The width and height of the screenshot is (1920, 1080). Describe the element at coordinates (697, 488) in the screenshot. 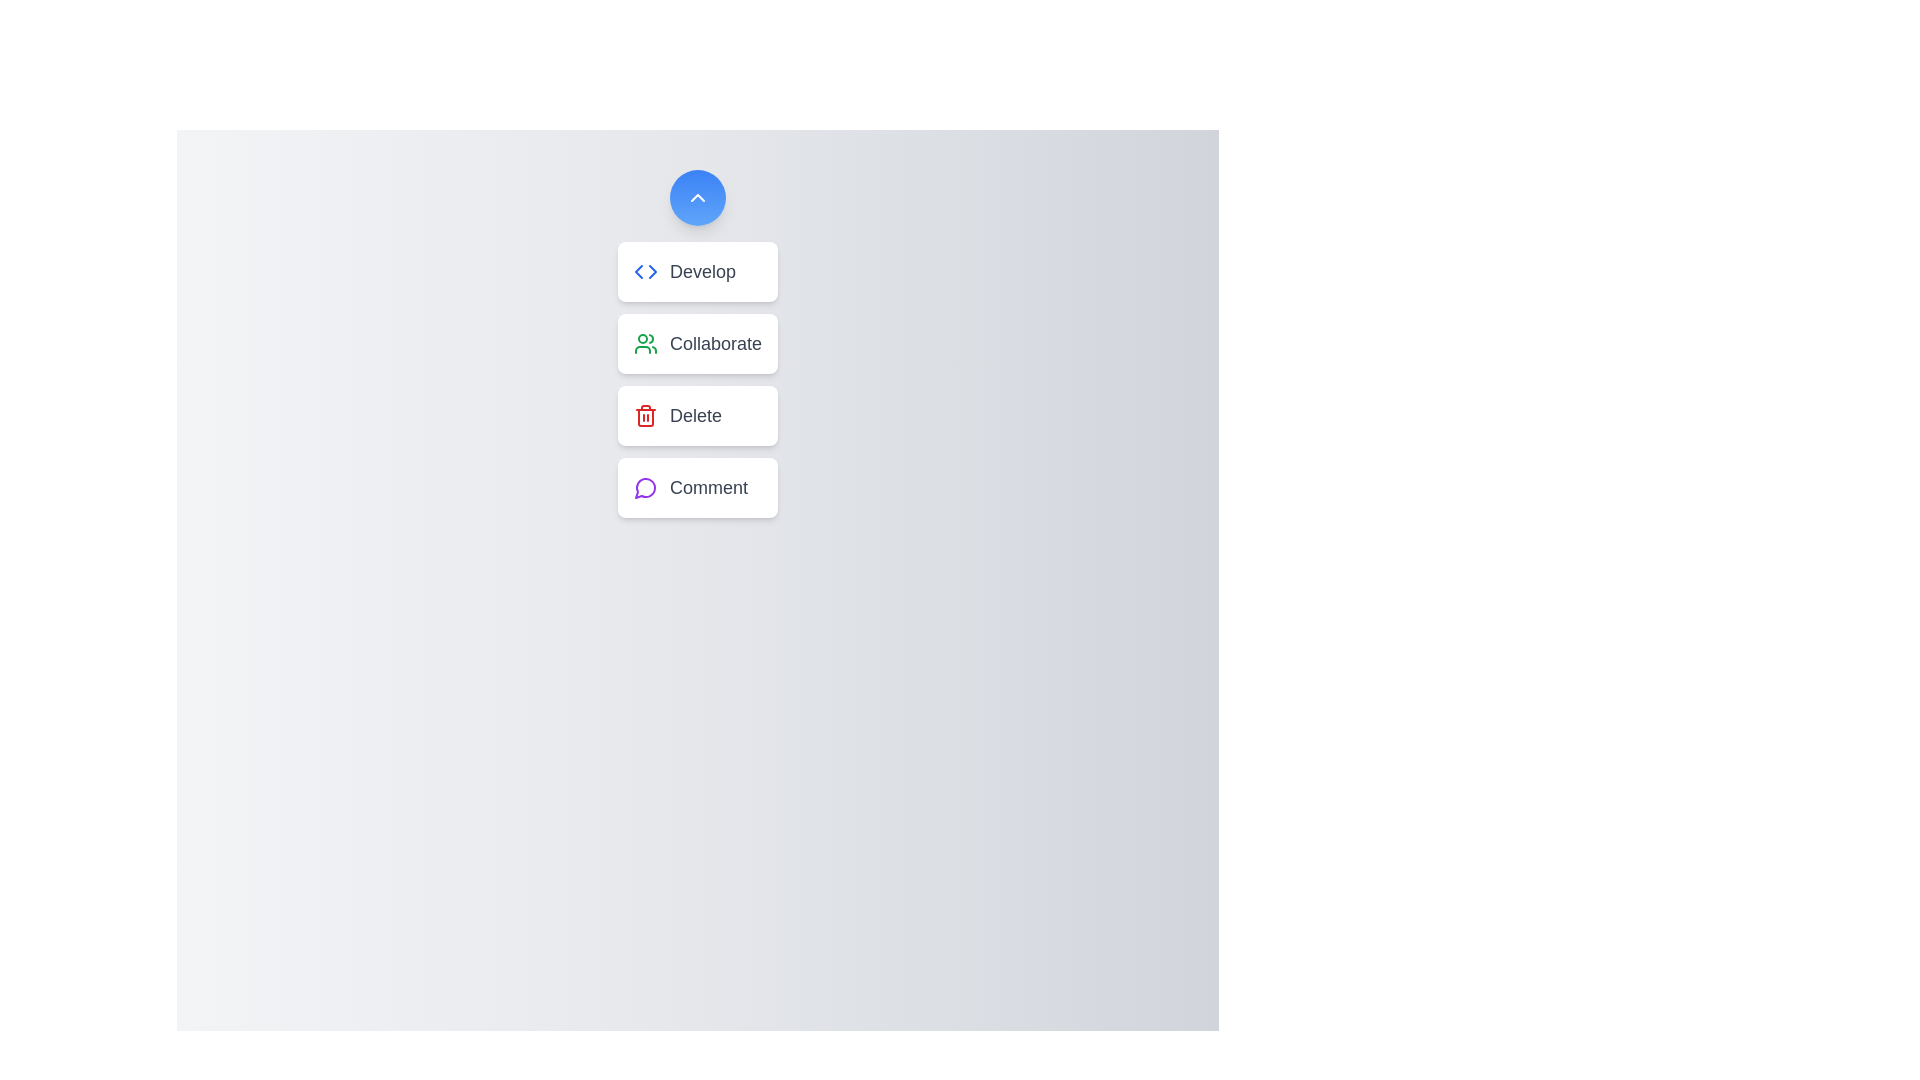

I see `the button labeled Comment` at that location.